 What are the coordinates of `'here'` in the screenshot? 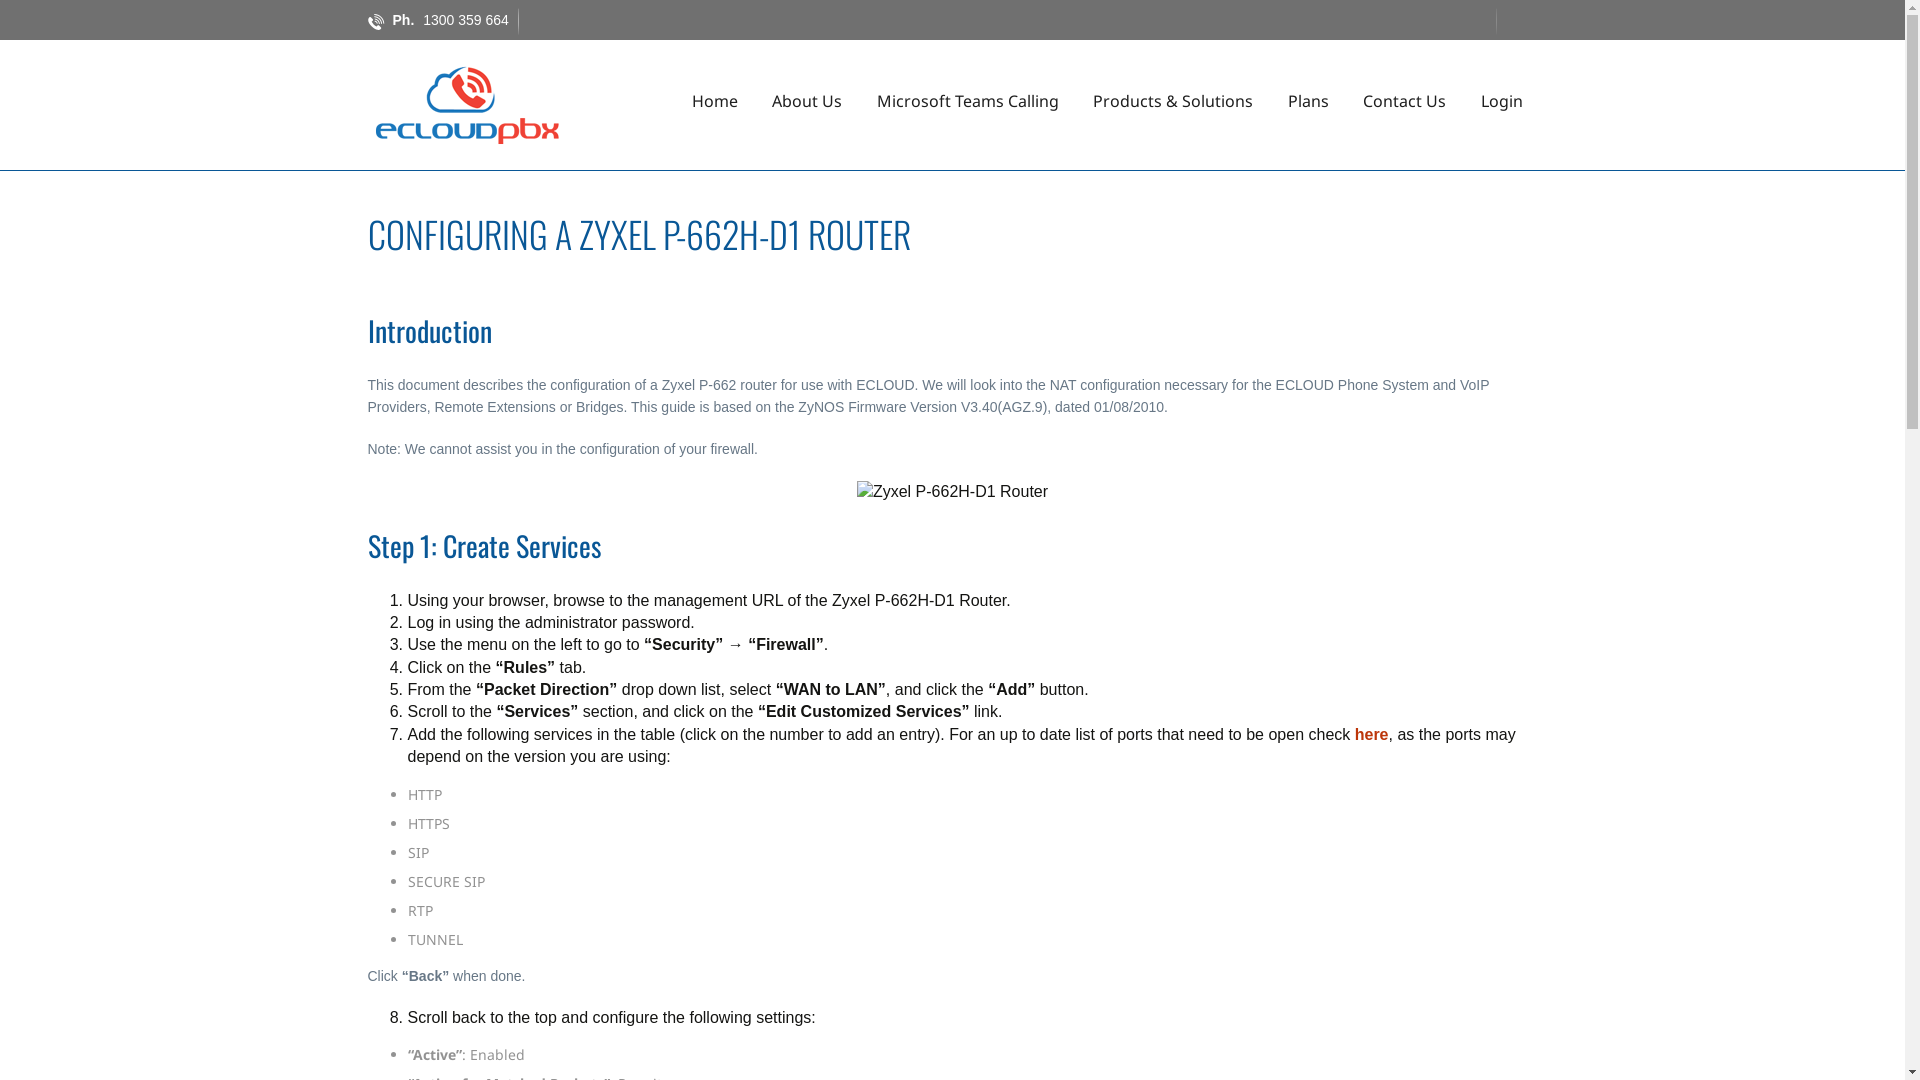 It's located at (1371, 734).